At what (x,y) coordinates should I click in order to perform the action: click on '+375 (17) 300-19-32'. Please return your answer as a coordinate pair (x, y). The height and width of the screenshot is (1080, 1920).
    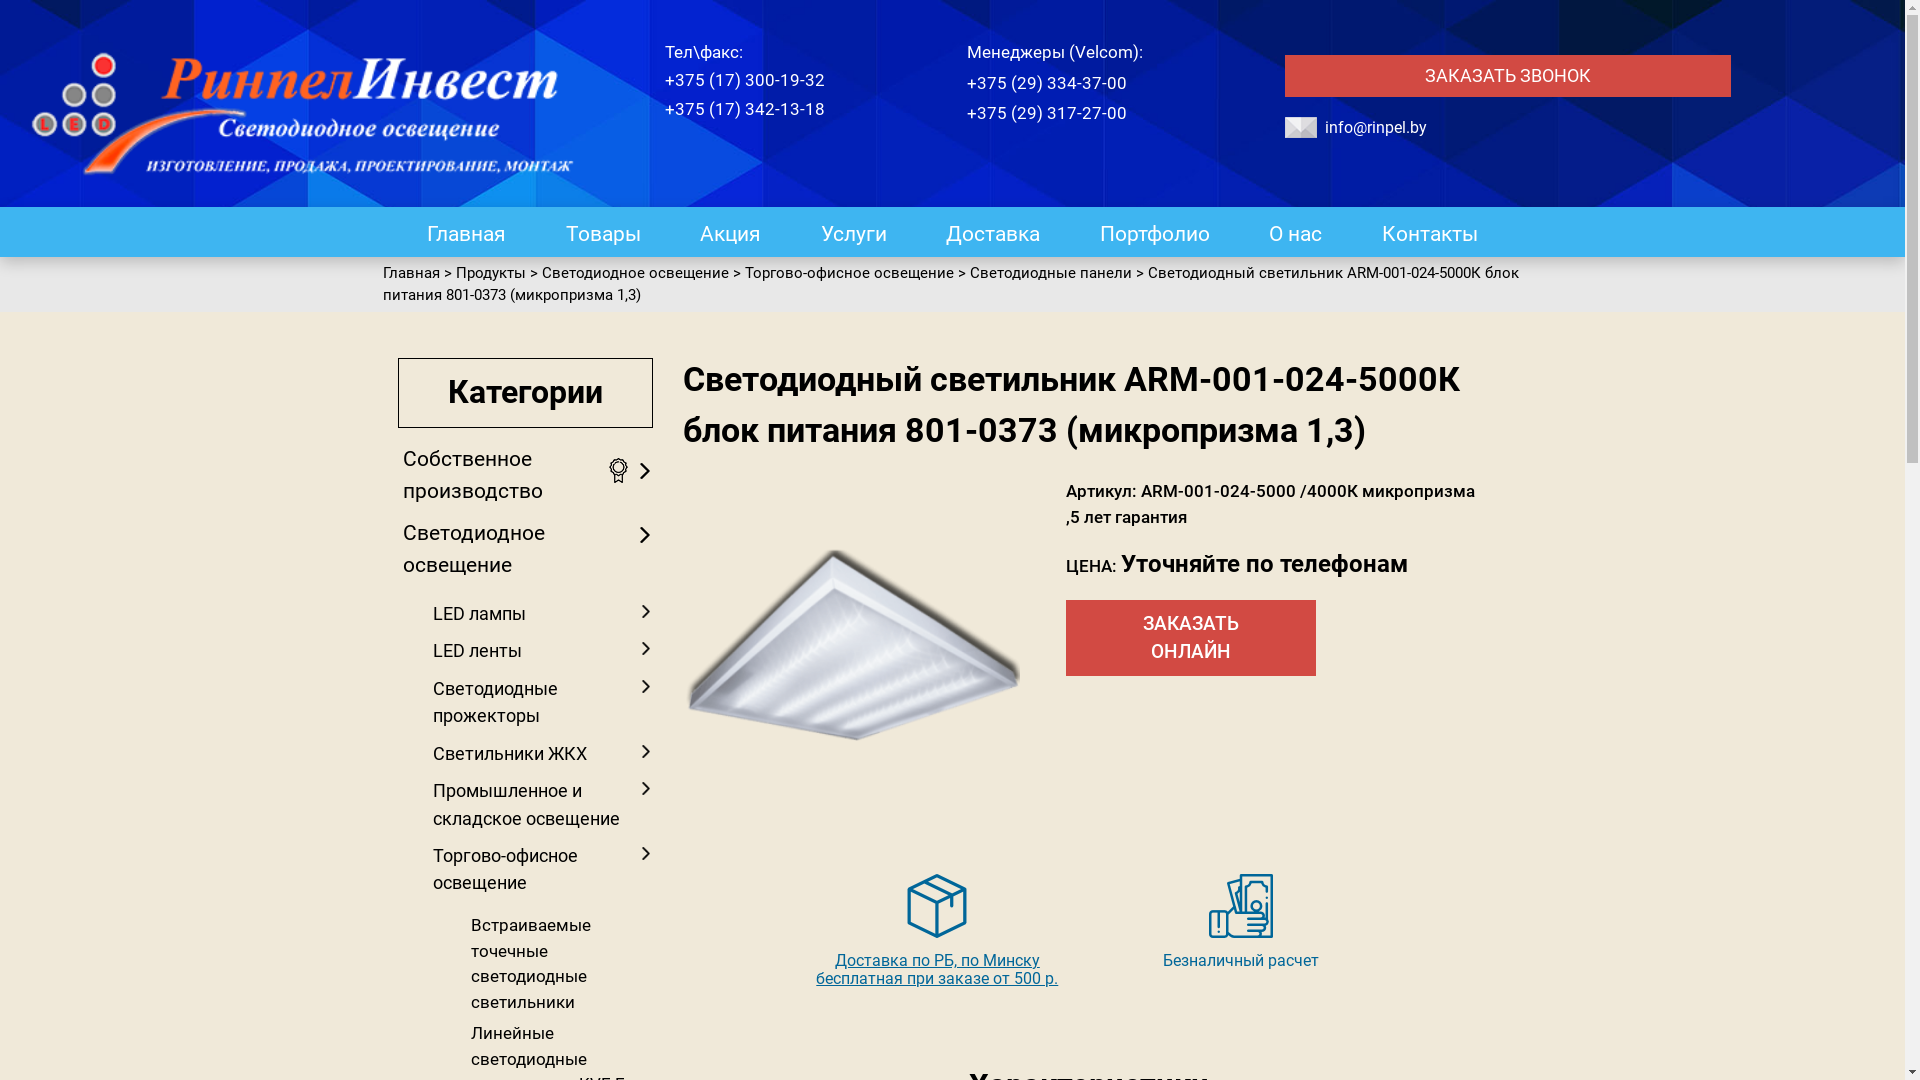
    Looking at the image, I should click on (743, 79).